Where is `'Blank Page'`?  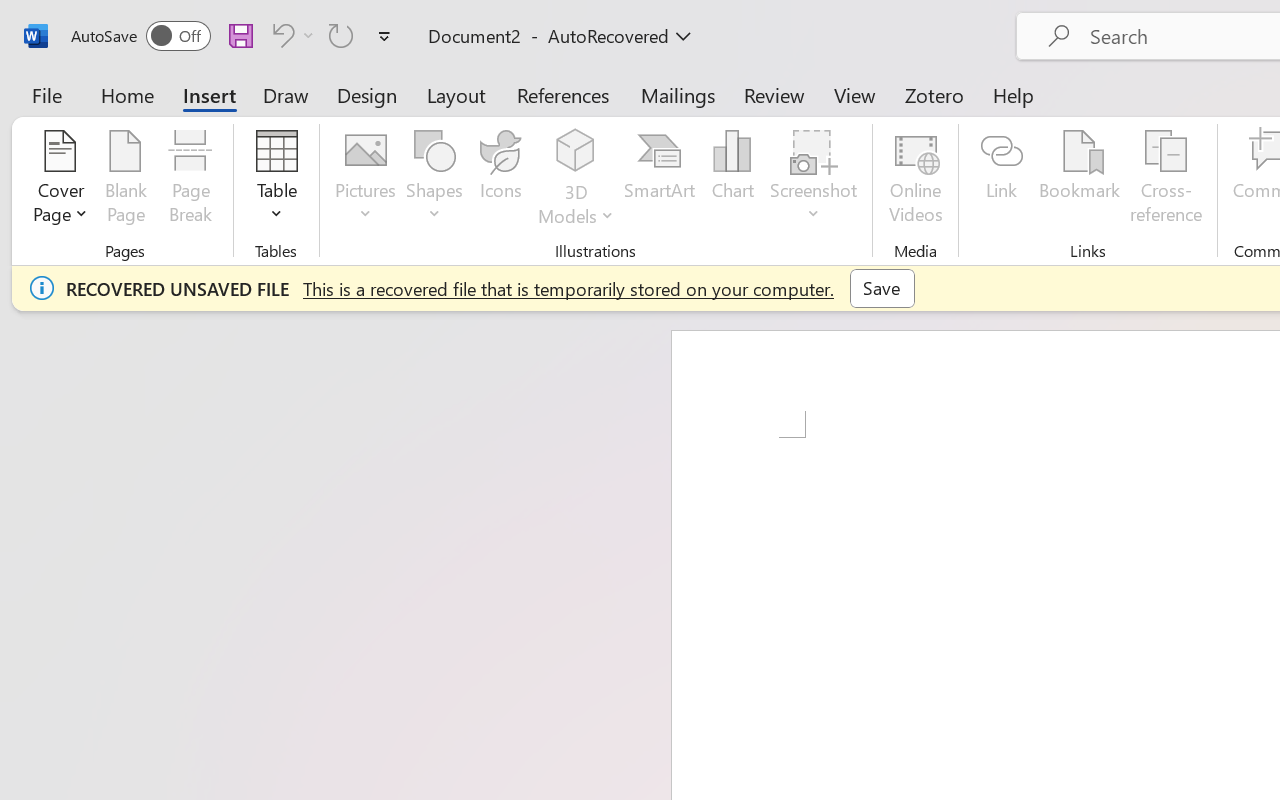 'Blank Page' is located at coordinates (125, 179).